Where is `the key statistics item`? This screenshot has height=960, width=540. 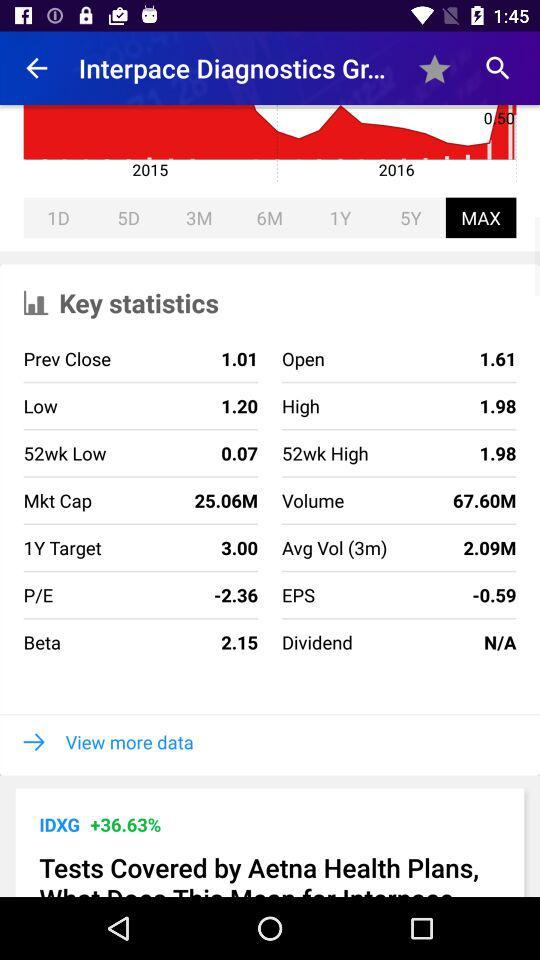 the key statistics item is located at coordinates (270, 299).